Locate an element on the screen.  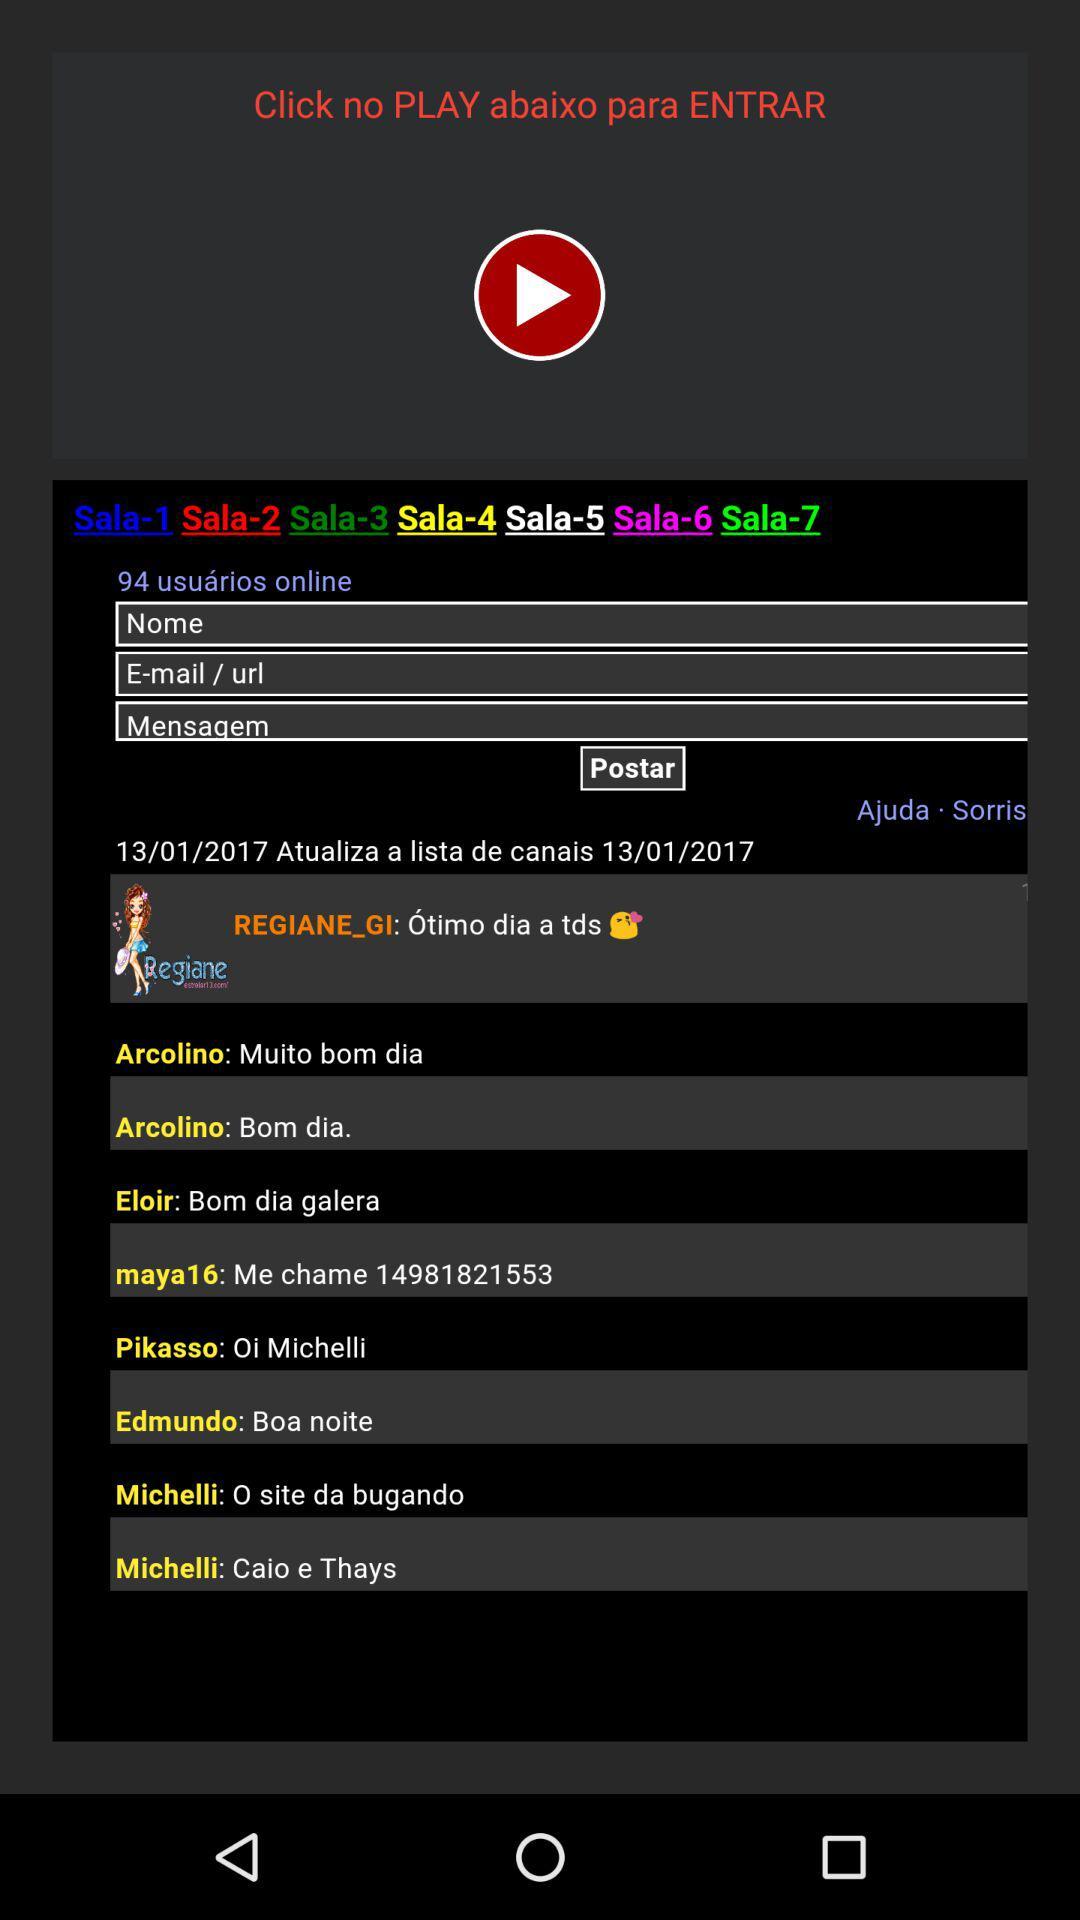
the play icon is located at coordinates (538, 294).